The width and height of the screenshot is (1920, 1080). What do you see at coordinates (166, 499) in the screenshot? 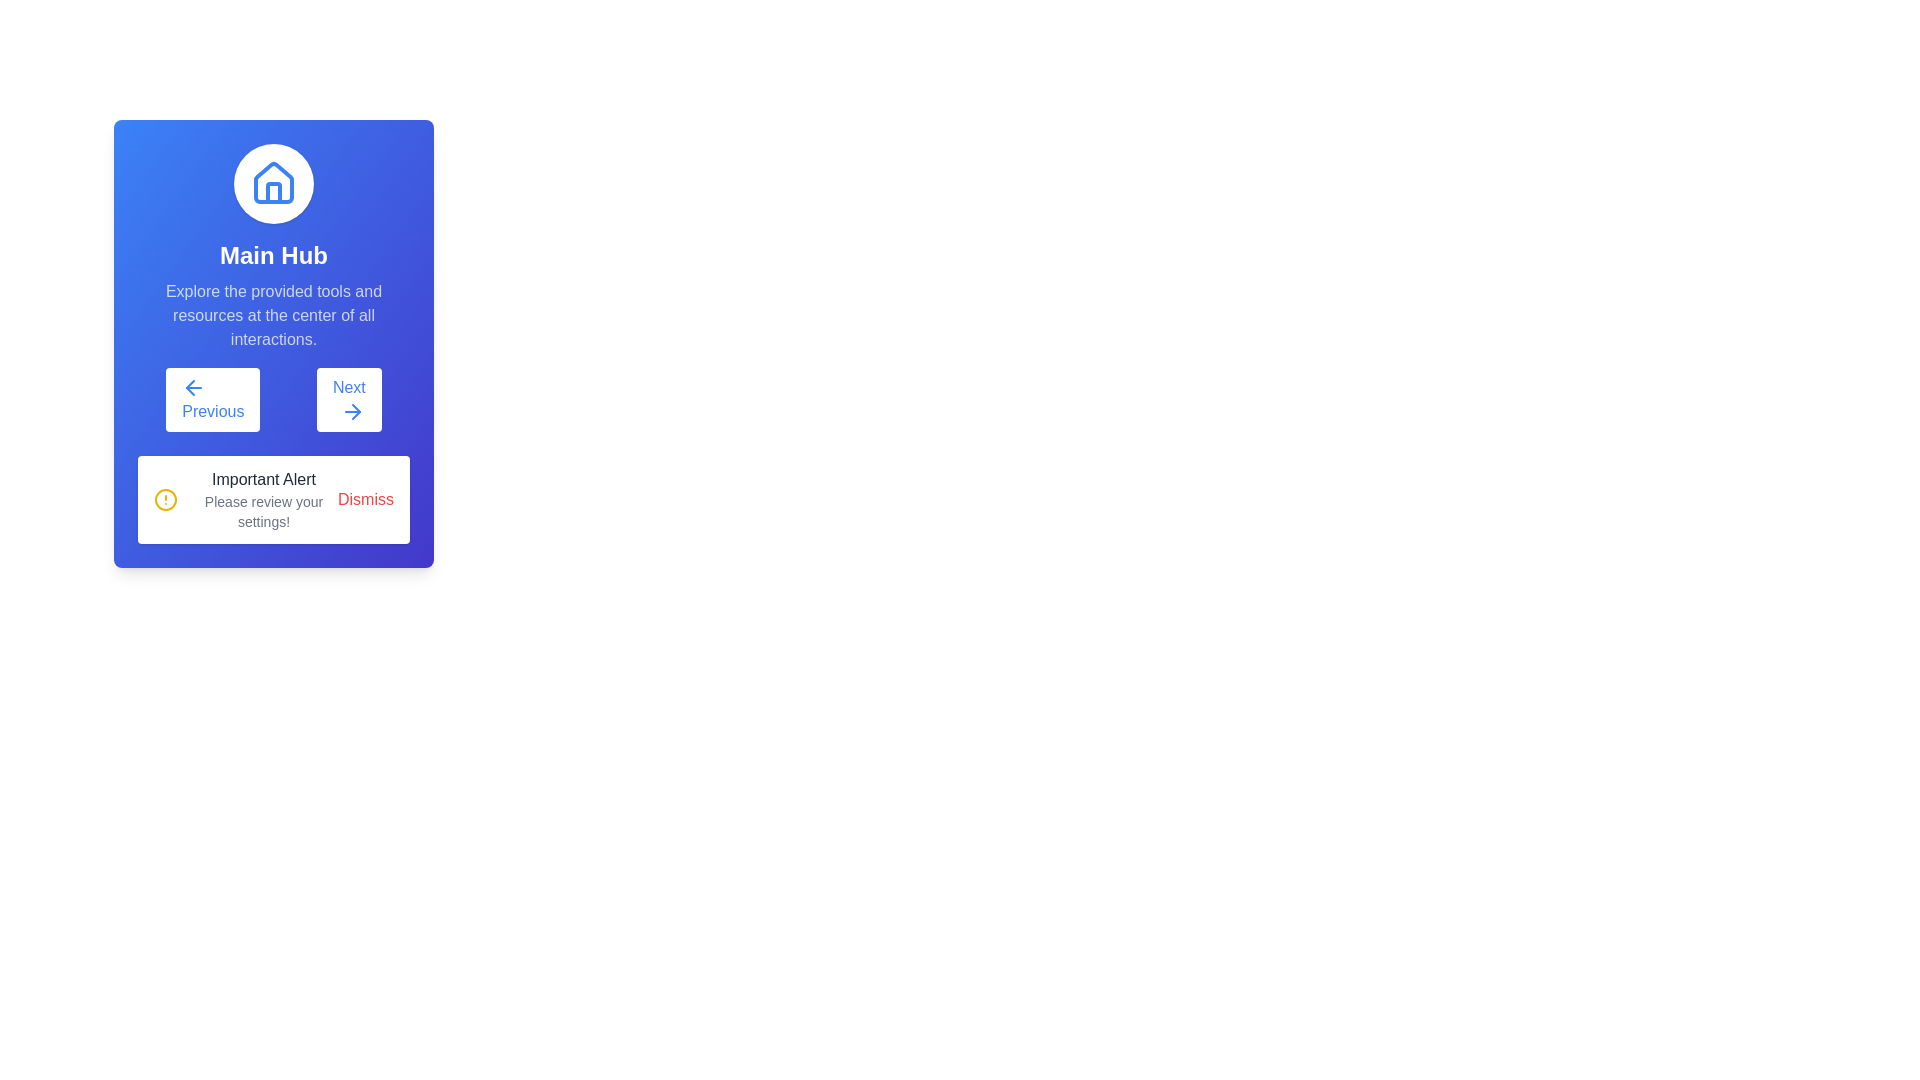
I see `the decorative circular warning icon located in the 'Important Alert' section at the bottom of the interface card` at bounding box center [166, 499].